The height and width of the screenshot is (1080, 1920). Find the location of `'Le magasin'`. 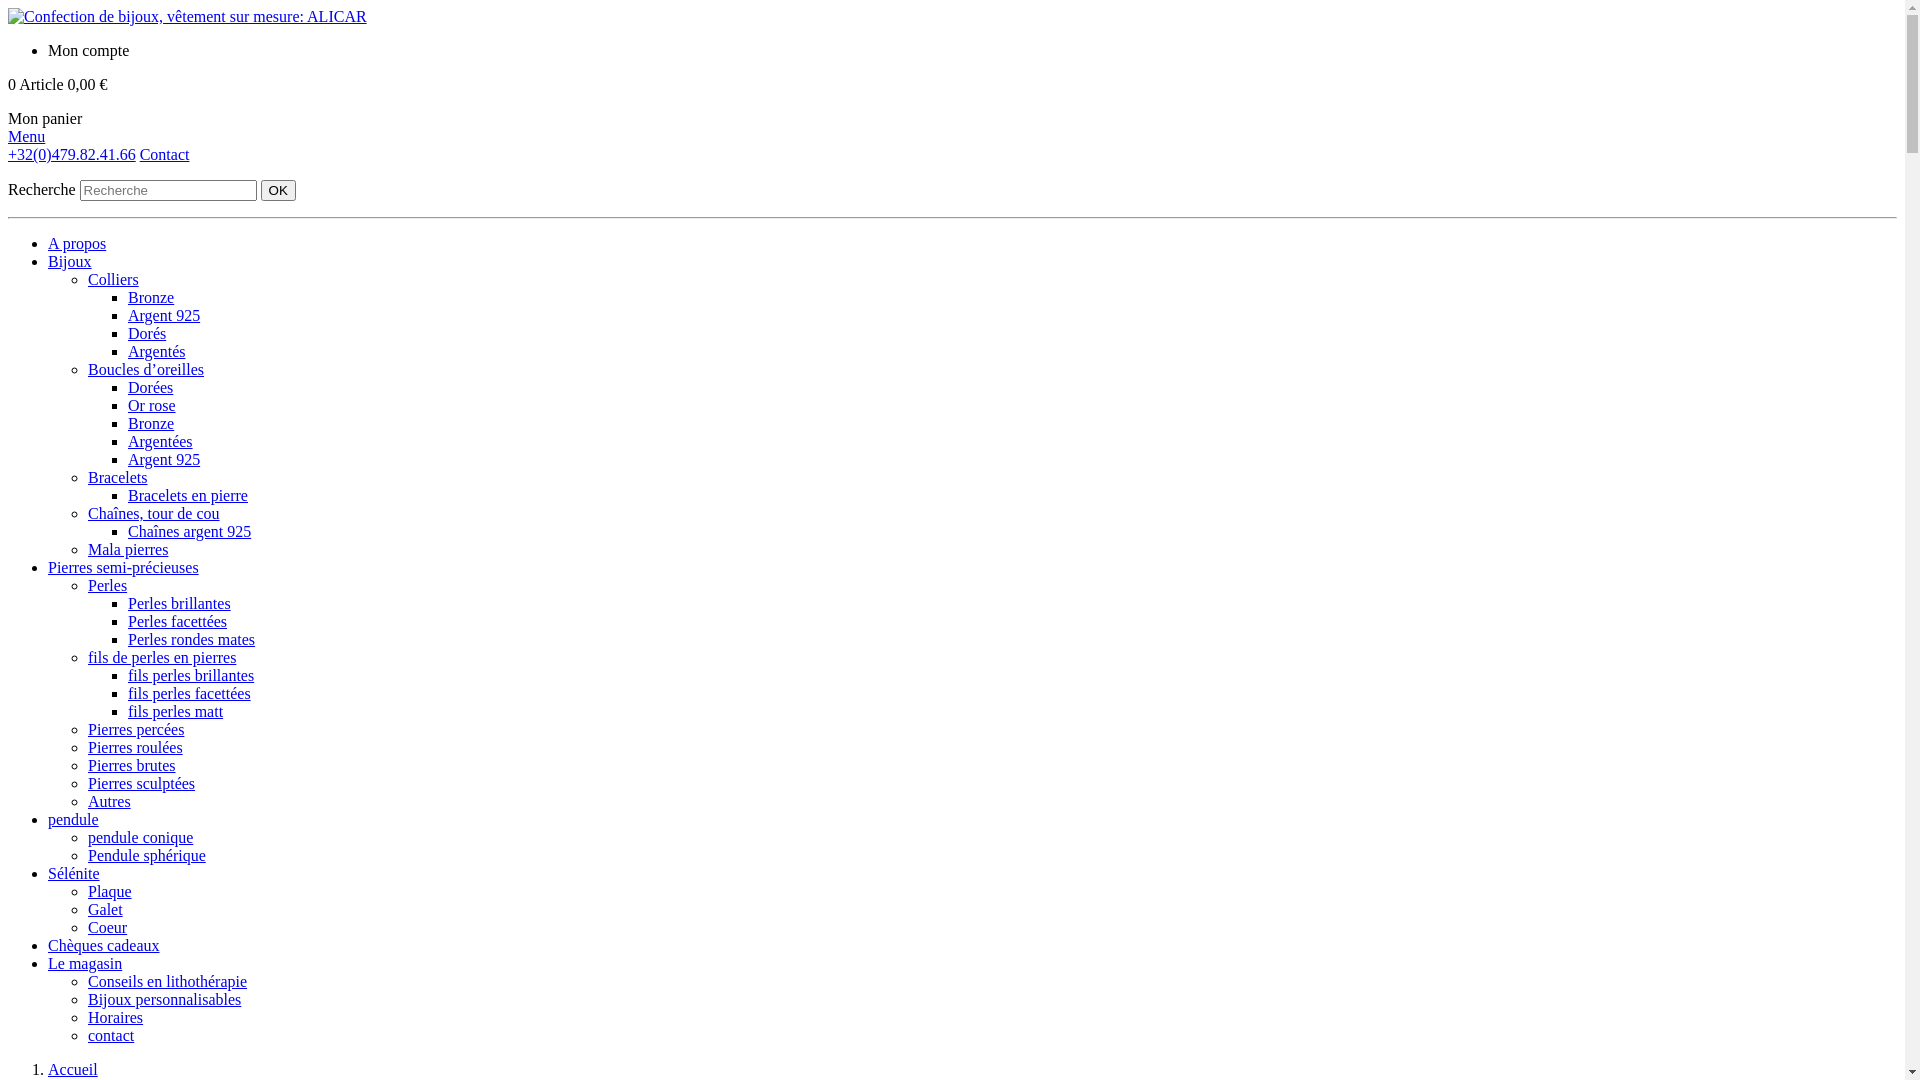

'Le magasin' is located at coordinates (84, 962).